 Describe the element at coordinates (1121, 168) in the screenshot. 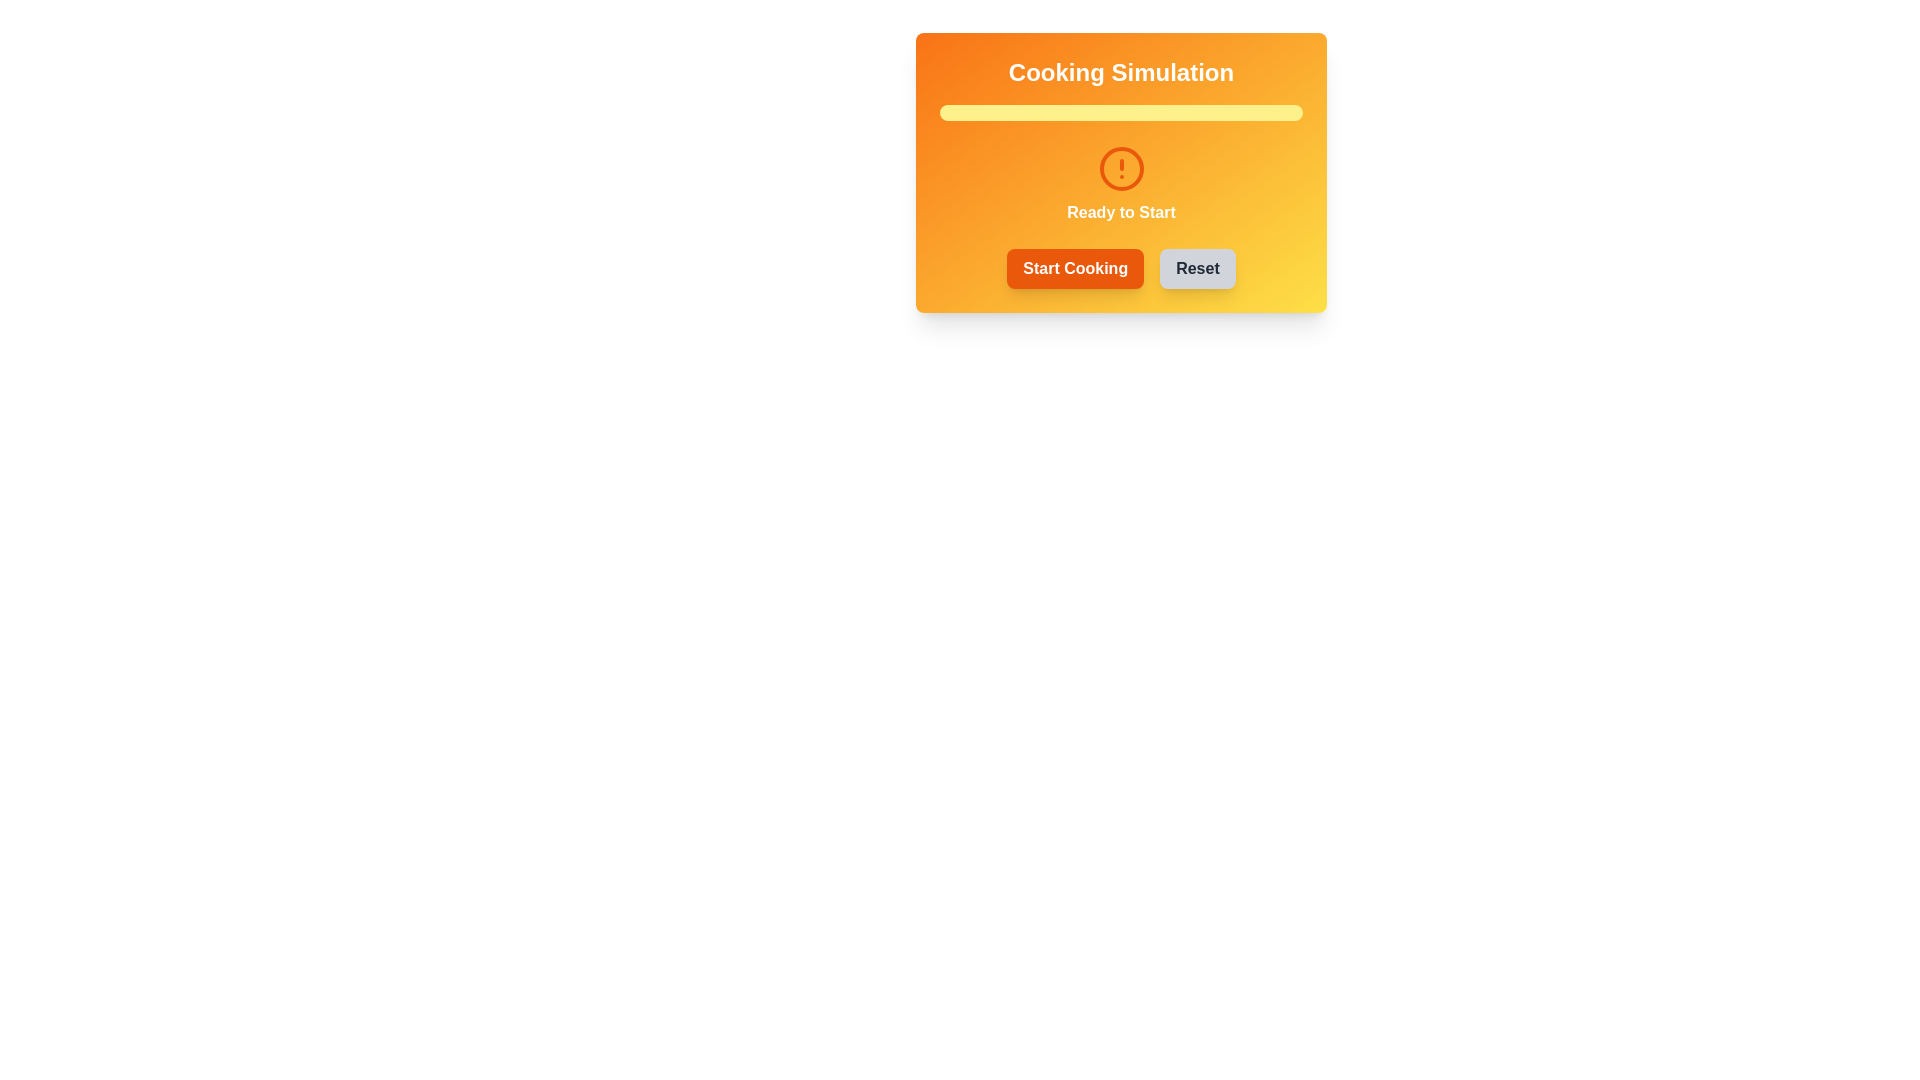

I see `the circular part of the alert icon located at the top-center of the orange-yellow card, above the buttons labeled 'Start Cooking' and 'Reset'` at that location.